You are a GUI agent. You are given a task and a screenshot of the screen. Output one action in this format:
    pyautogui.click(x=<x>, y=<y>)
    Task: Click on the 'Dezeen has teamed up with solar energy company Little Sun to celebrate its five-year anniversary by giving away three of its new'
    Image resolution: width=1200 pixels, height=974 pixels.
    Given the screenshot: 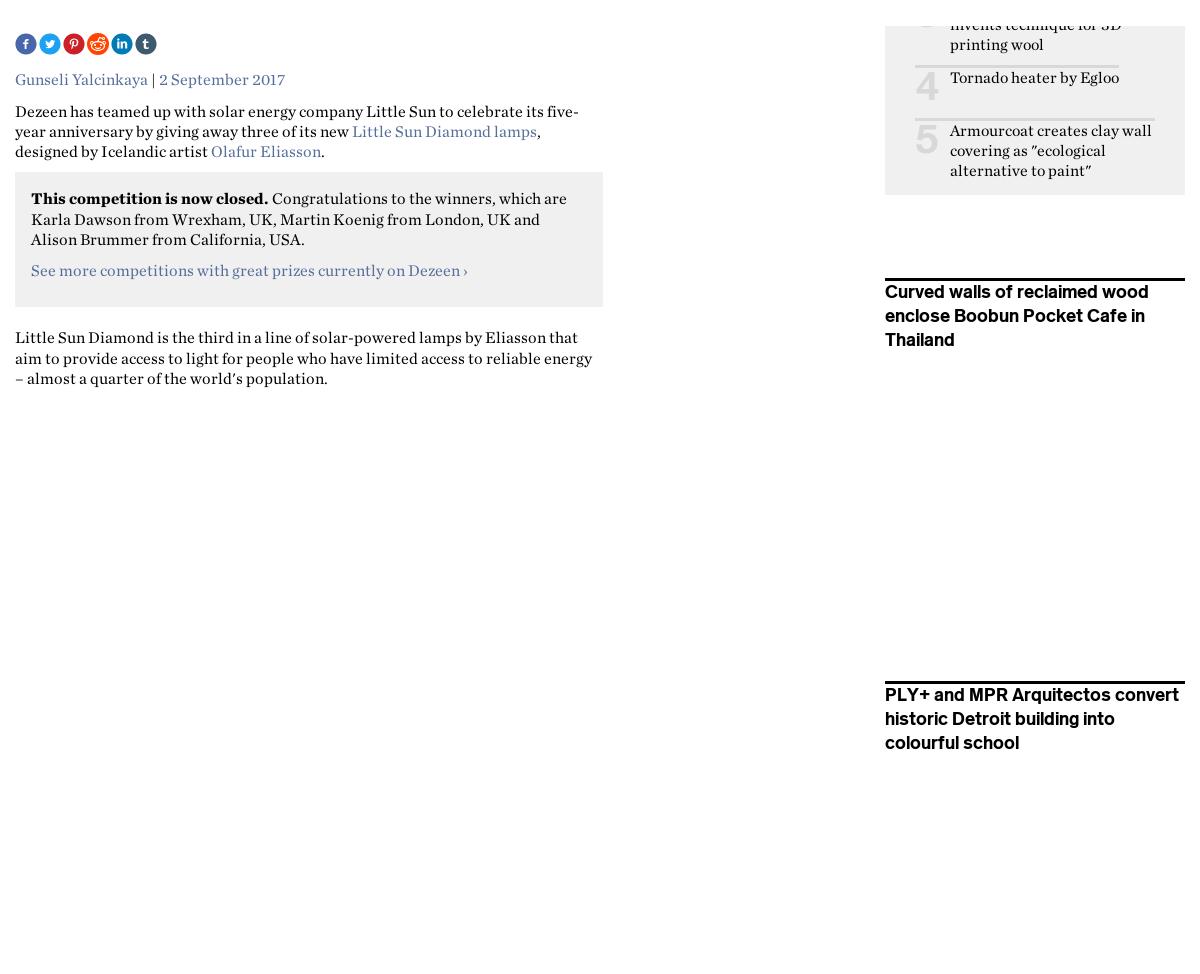 What is the action you would take?
    pyautogui.click(x=296, y=118)
    